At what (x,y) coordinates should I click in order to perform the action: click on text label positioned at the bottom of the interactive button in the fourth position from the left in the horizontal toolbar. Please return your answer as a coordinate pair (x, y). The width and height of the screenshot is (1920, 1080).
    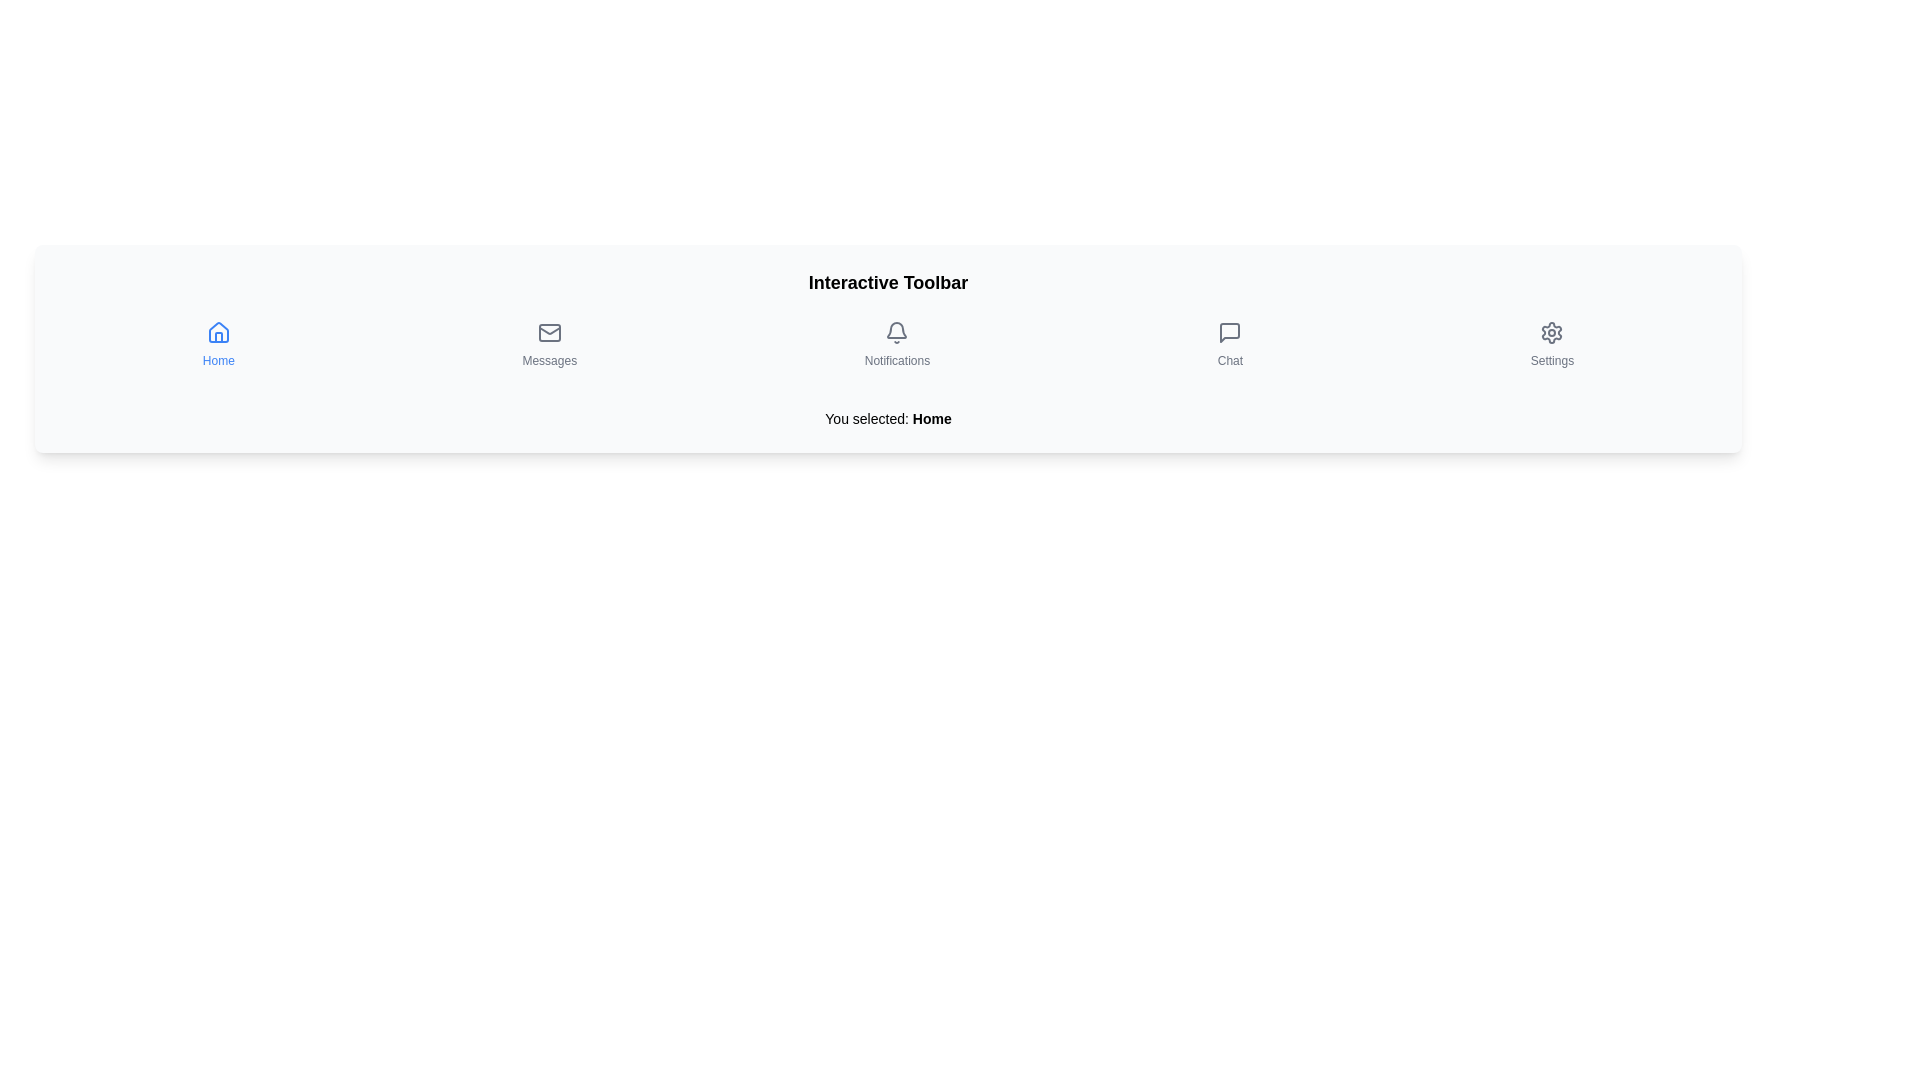
    Looking at the image, I should click on (1229, 361).